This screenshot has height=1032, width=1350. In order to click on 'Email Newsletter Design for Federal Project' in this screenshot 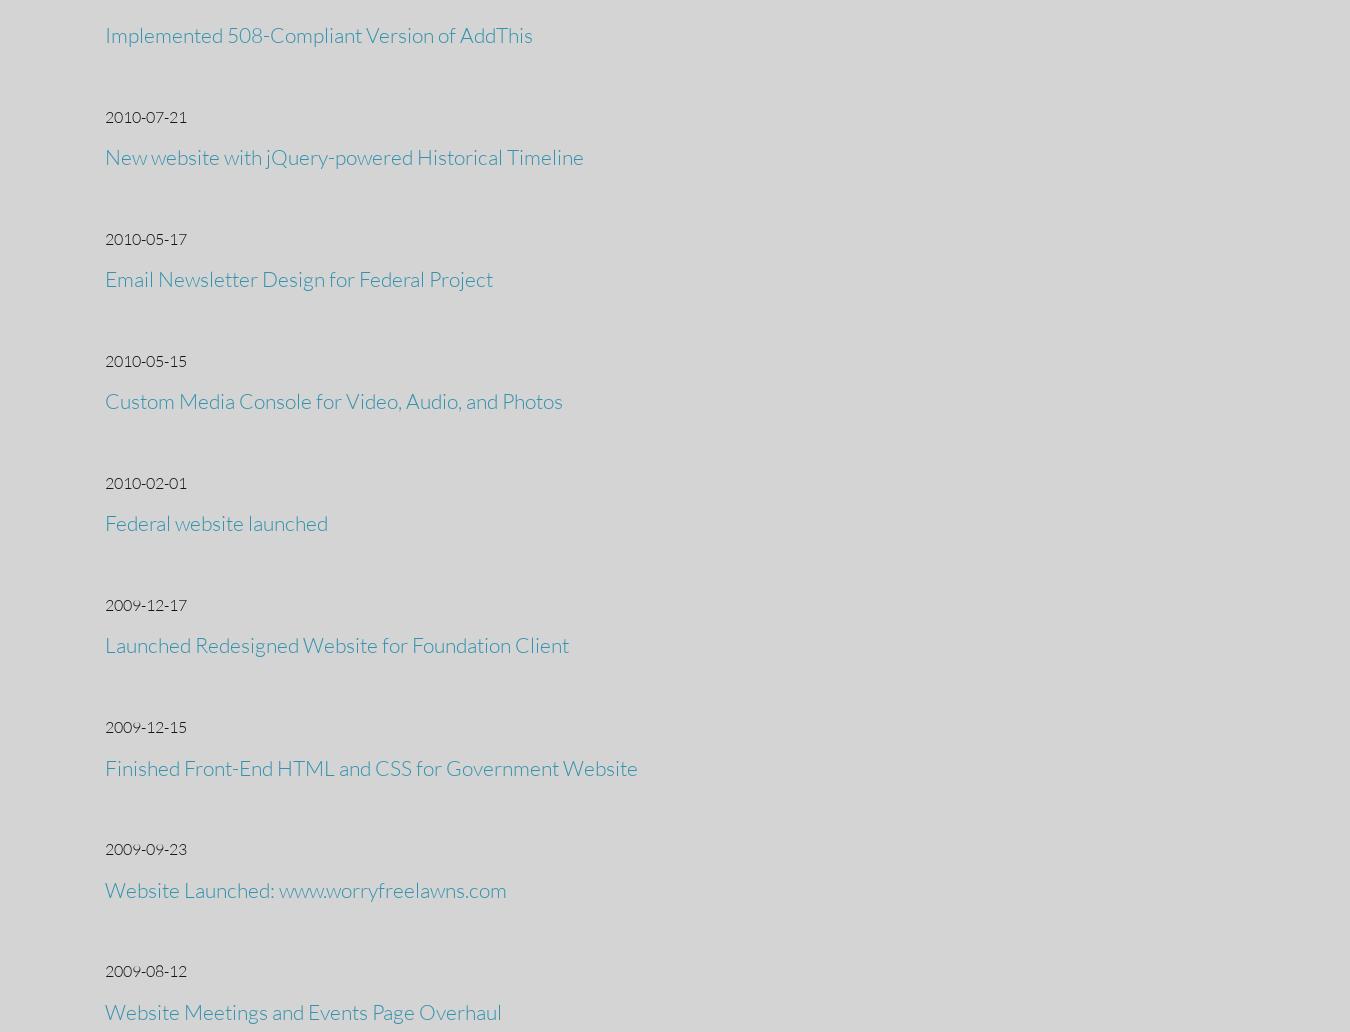, I will do `click(104, 278)`.